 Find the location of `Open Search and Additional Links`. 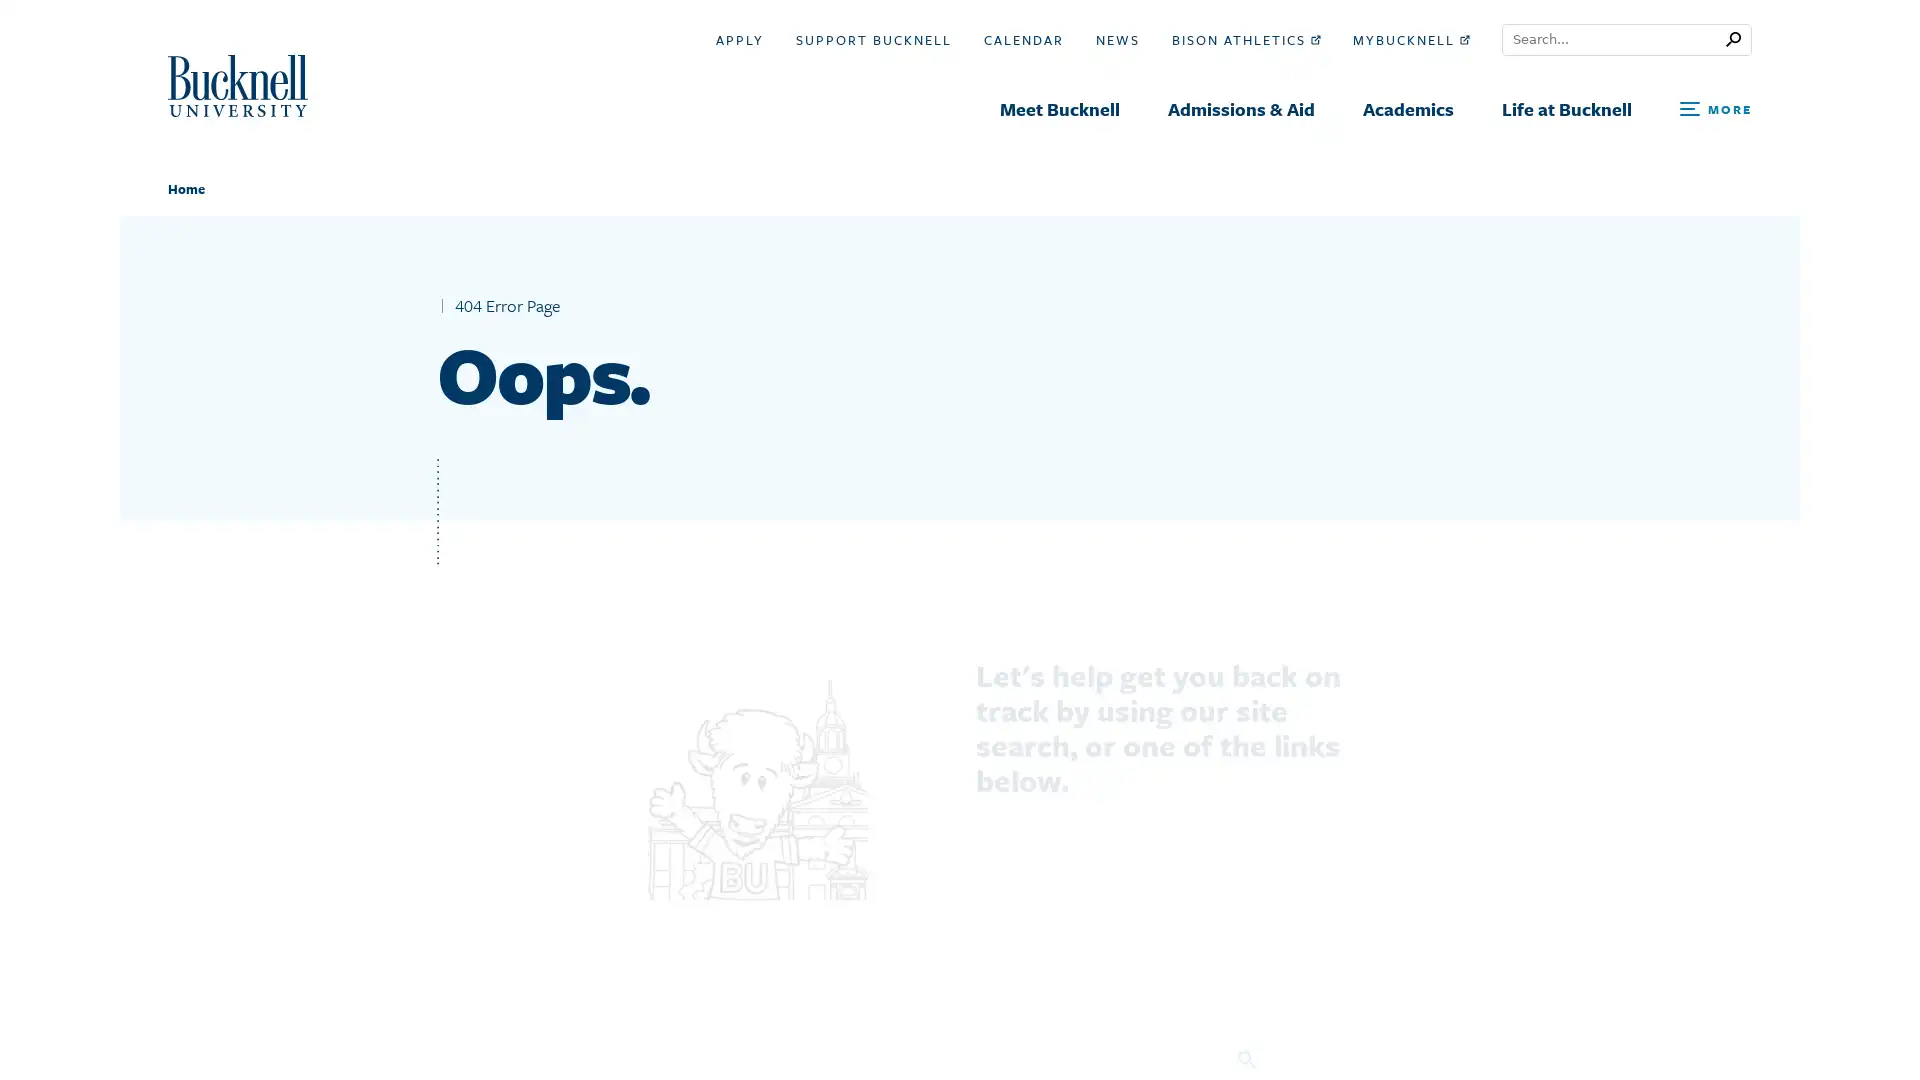

Open Search and Additional Links is located at coordinates (1715, 109).